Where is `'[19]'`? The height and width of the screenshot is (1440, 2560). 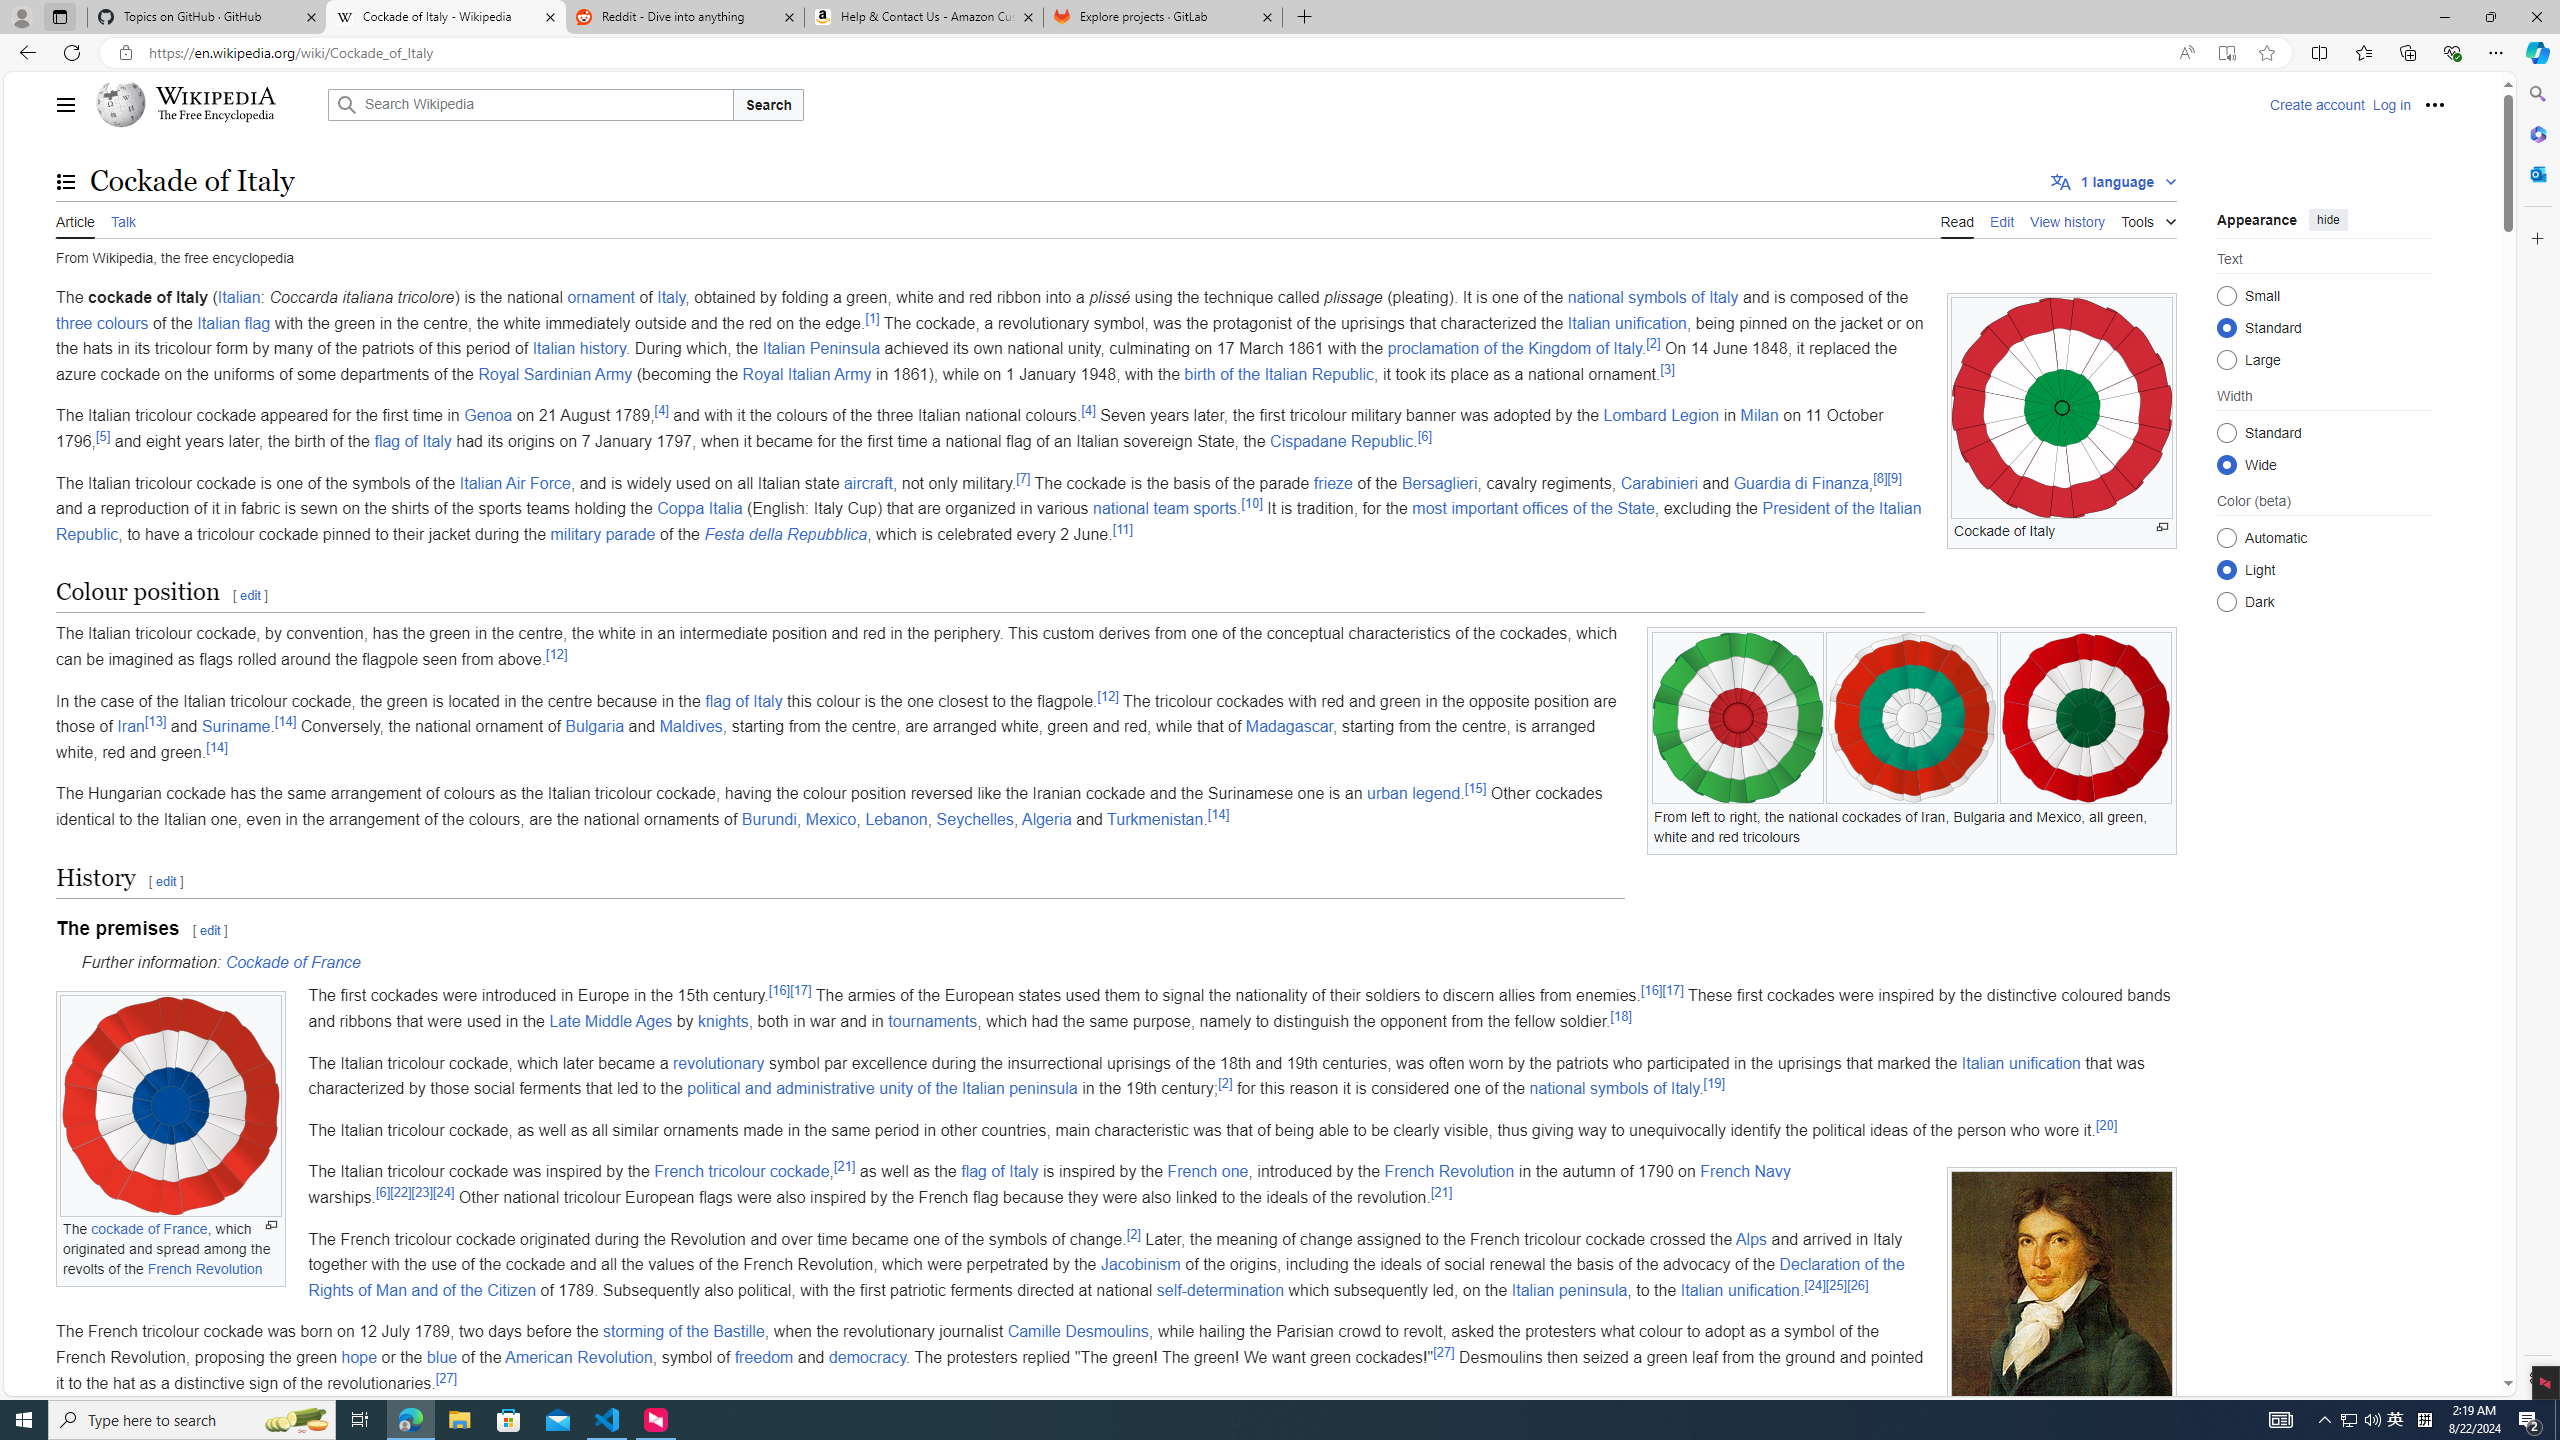 '[19]' is located at coordinates (1712, 1083).